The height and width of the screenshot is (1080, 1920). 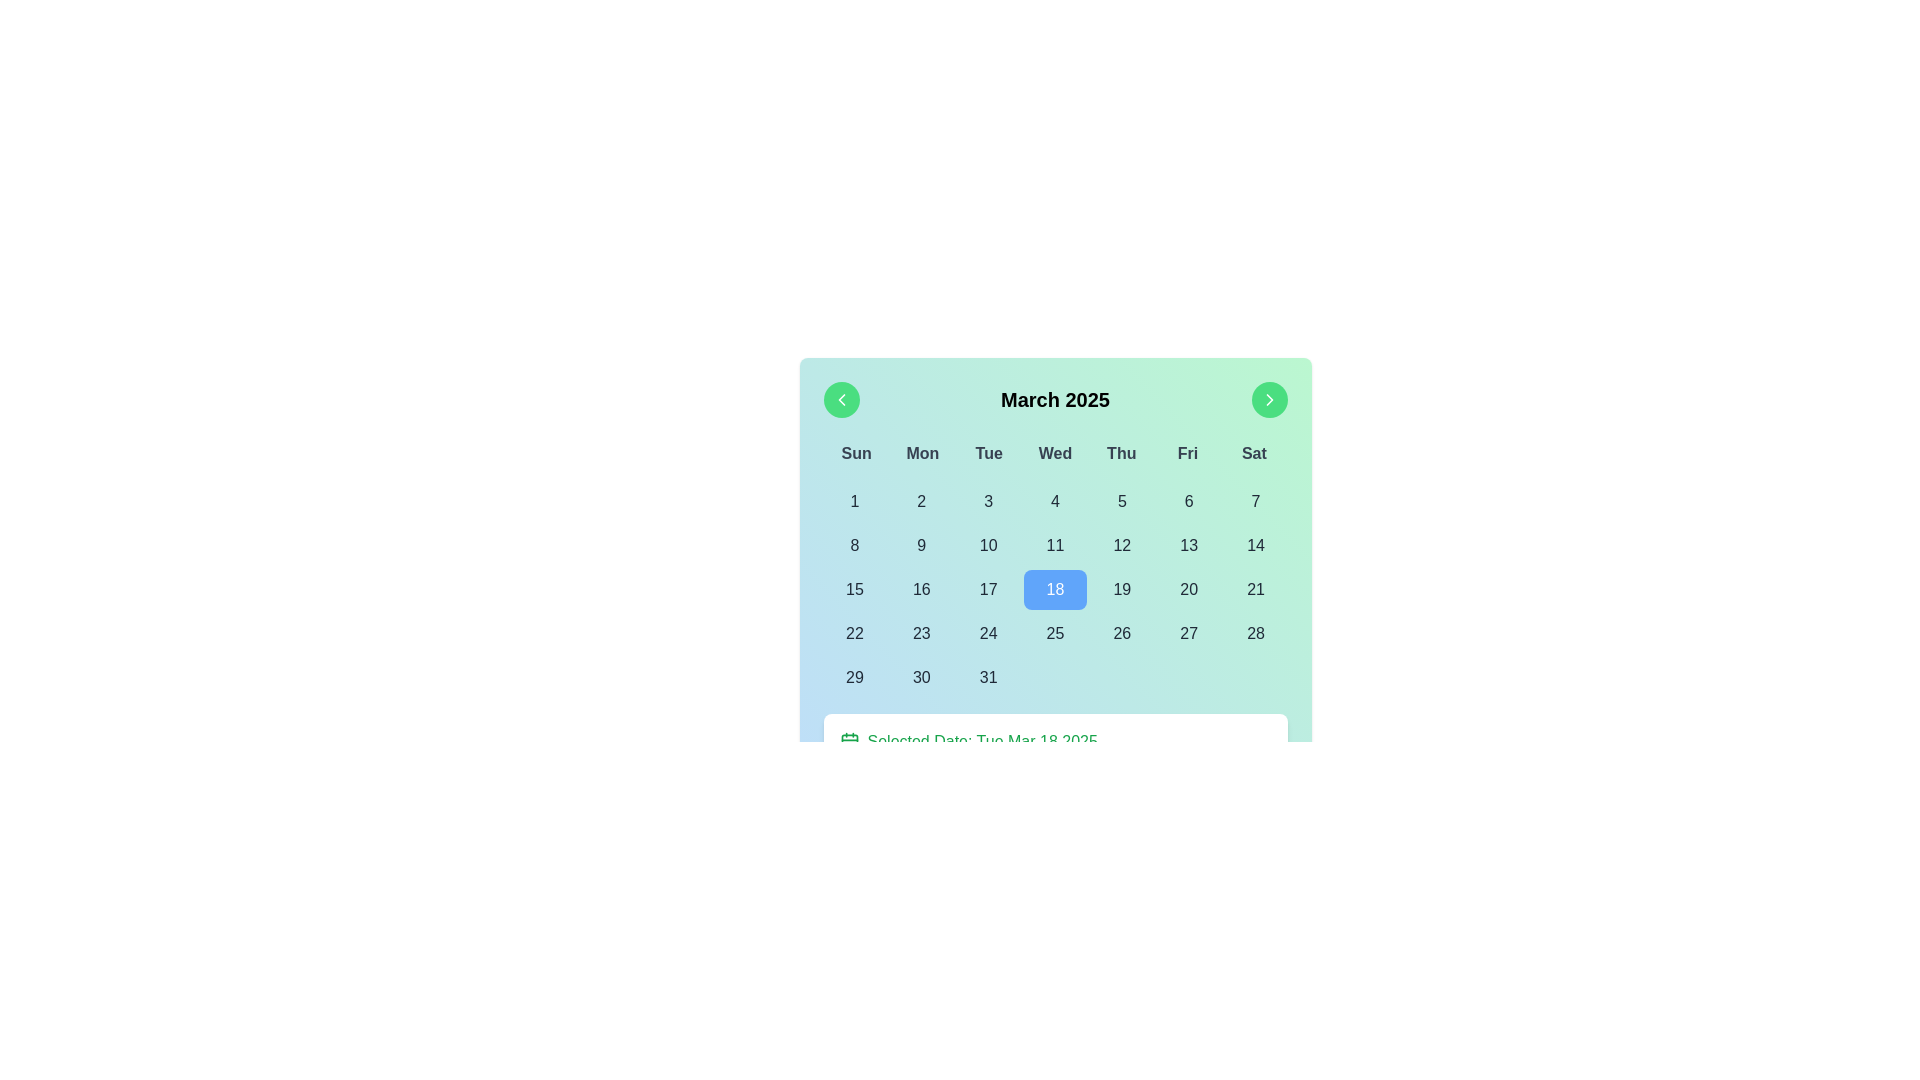 I want to click on the green calendar icon located within the text block reading 'Selected Date: Tue Mar 18 2025', so click(x=849, y=741).